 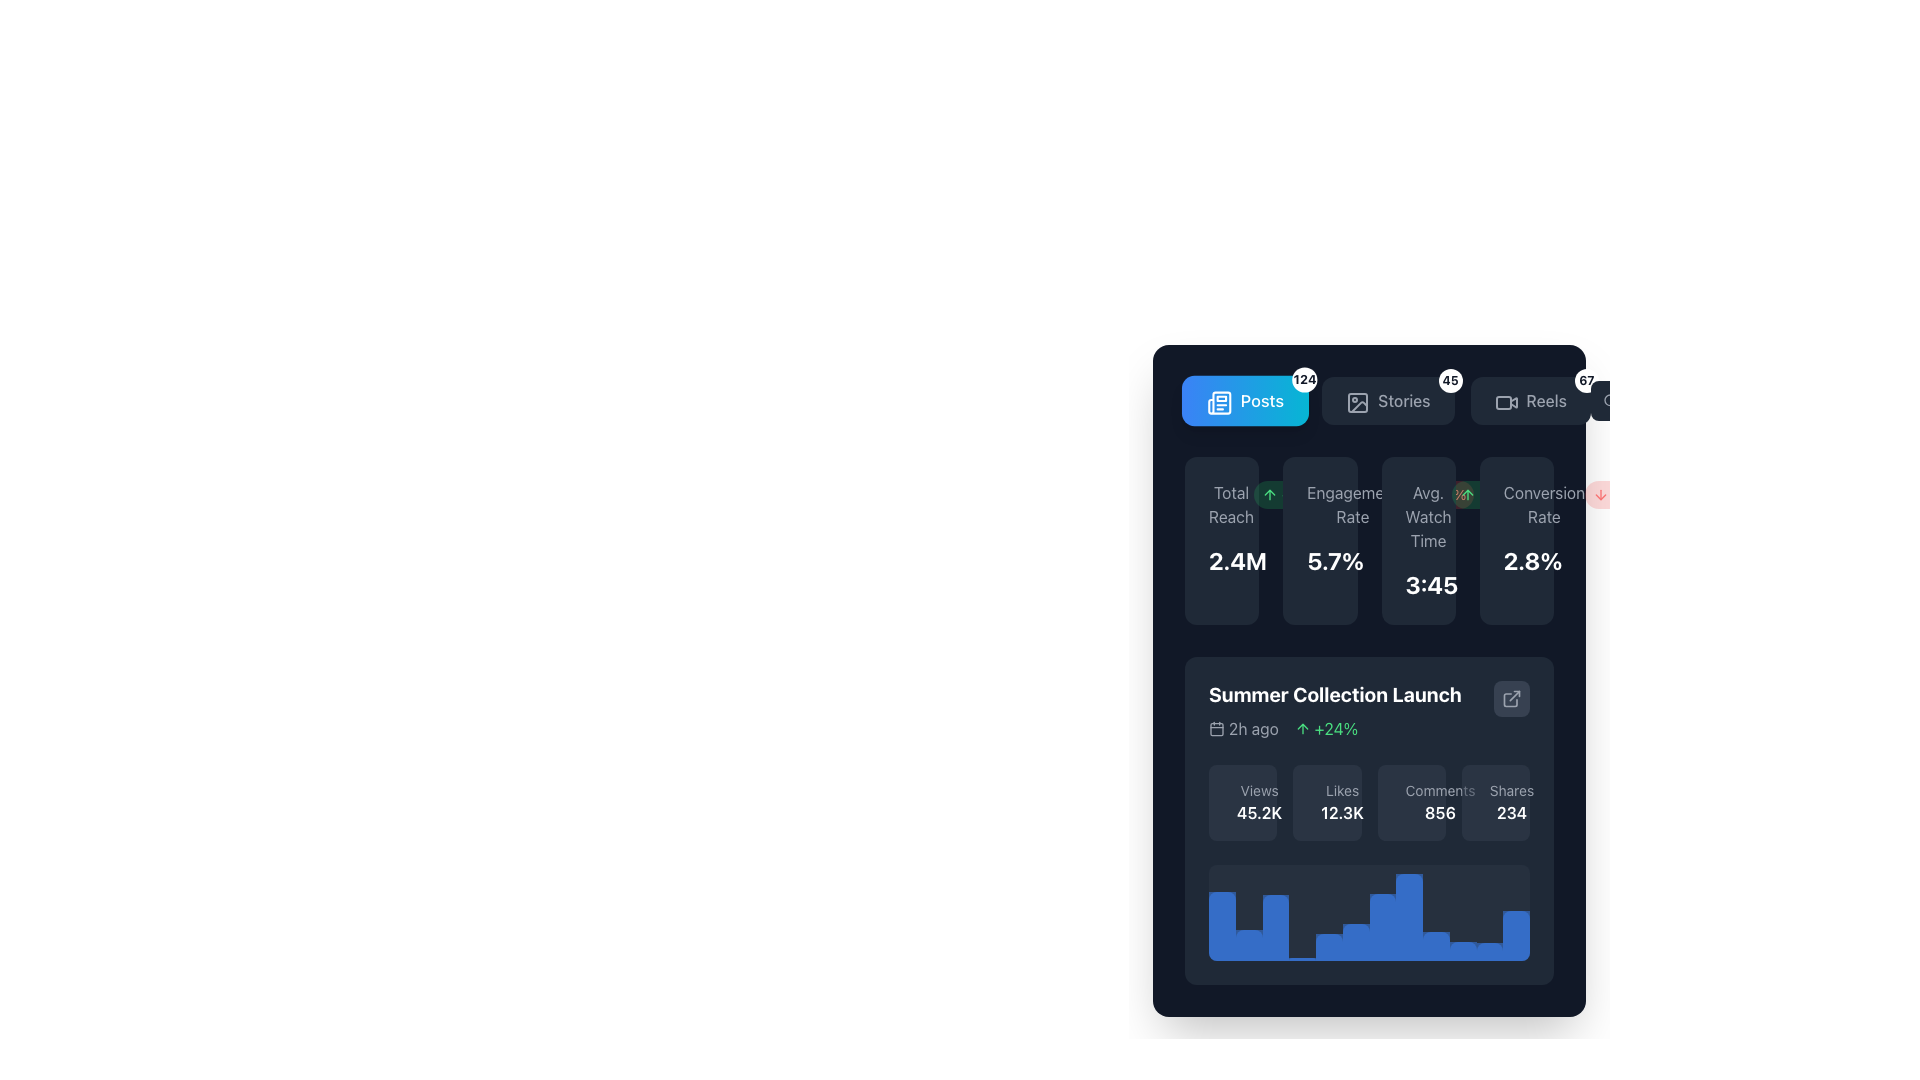 What do you see at coordinates (1243, 401) in the screenshot?
I see `the first button in the upper section of the interface` at bounding box center [1243, 401].